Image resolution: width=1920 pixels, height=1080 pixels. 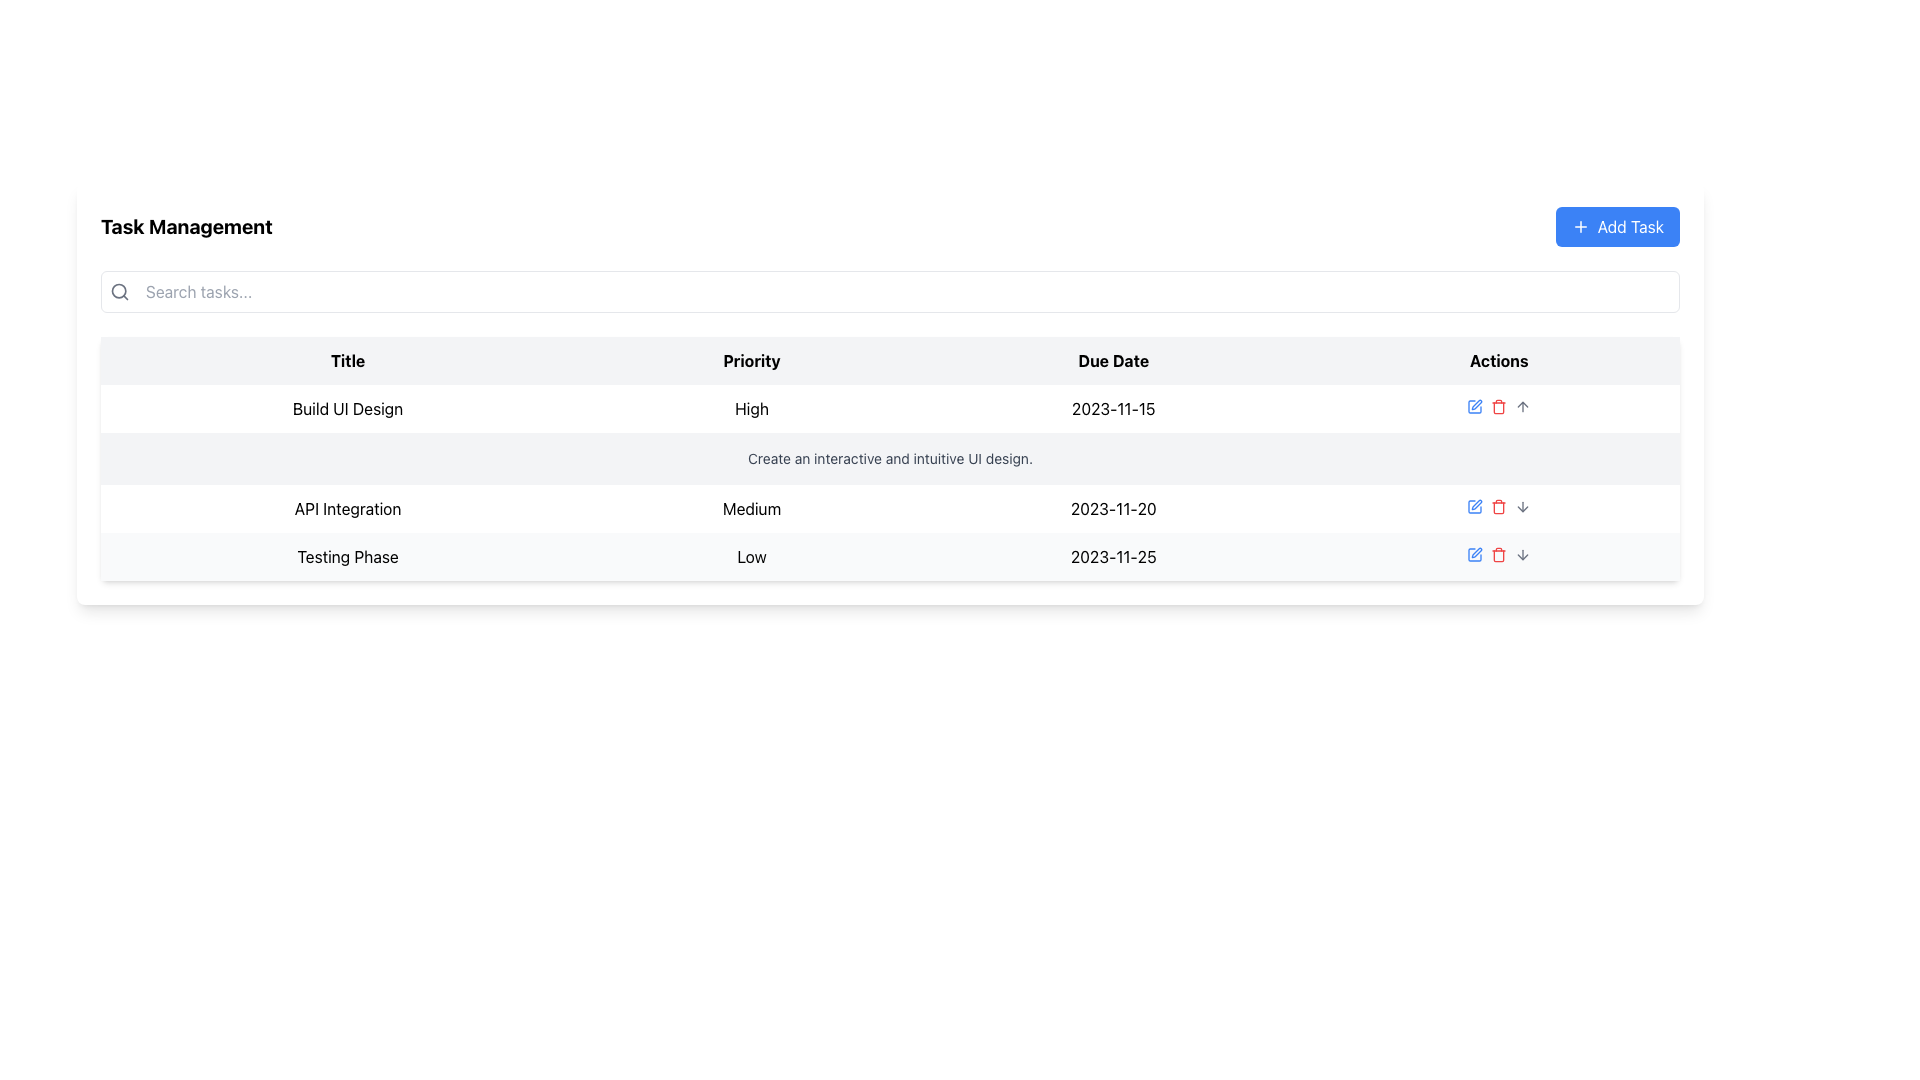 What do you see at coordinates (1617, 226) in the screenshot?
I see `the blue rectangular button labeled 'Add Task' located at the top-right corner of the interface` at bounding box center [1617, 226].